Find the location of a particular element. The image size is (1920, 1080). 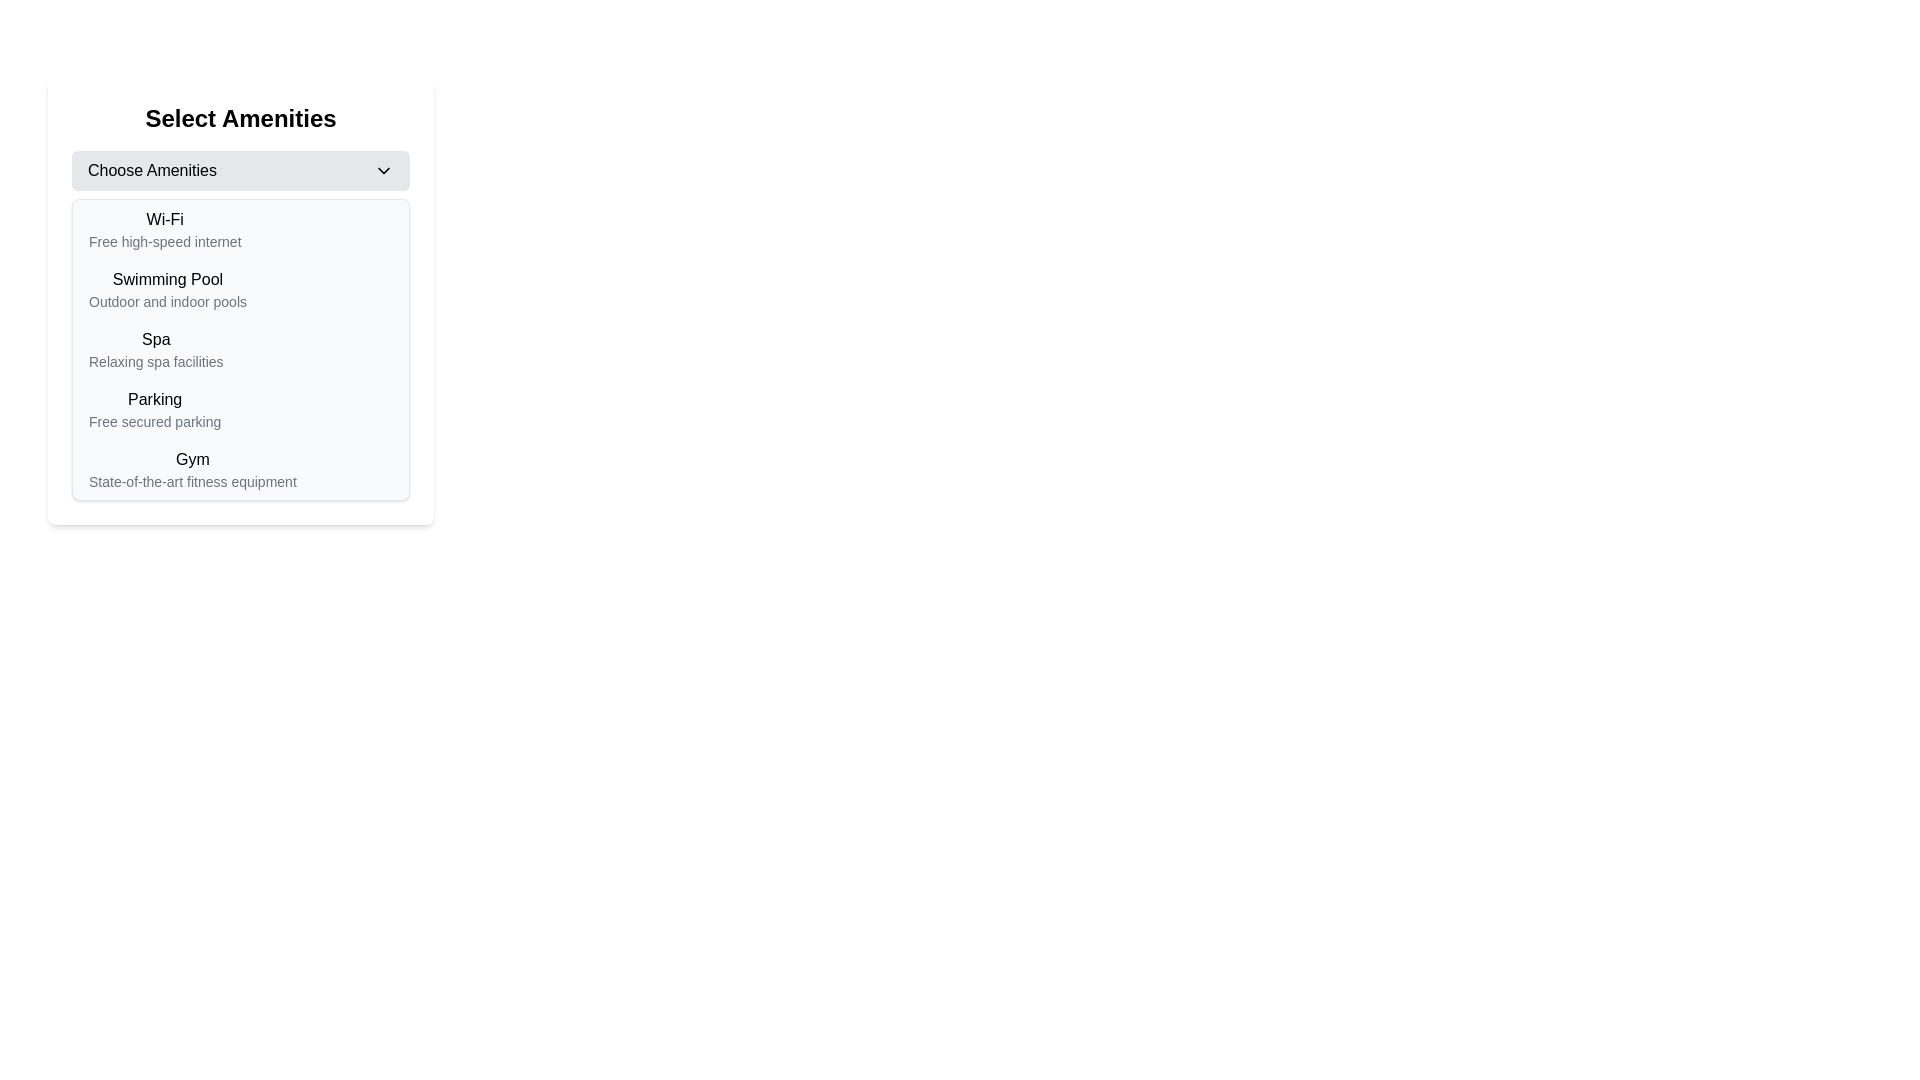

the last list item labeled 'Gym' that contains the description 'State-of-the-art fitness equipment', styled with padding and a hover effect, located within a light-gray background, positioned below the 'Parking' option is located at coordinates (240, 470).